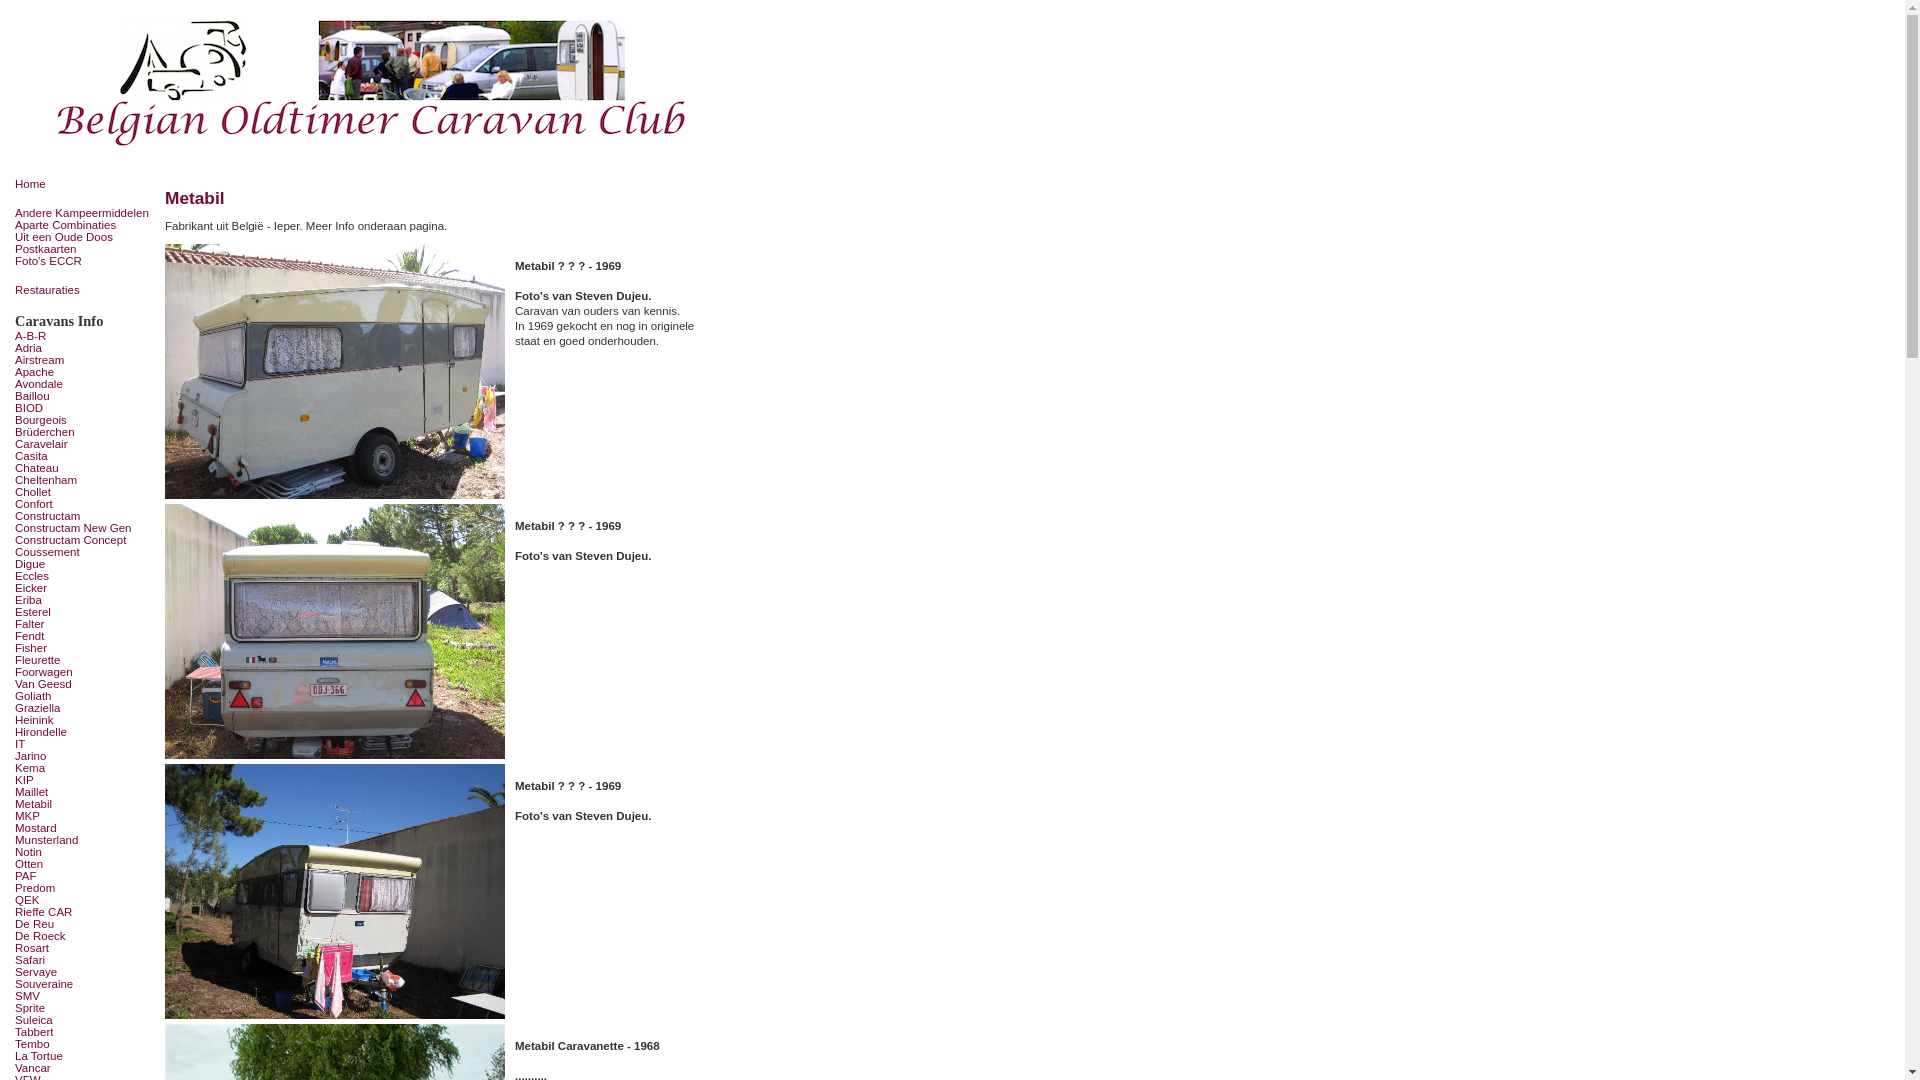 The height and width of the screenshot is (1080, 1920). Describe the element at coordinates (84, 924) in the screenshot. I see `'De Reu'` at that location.